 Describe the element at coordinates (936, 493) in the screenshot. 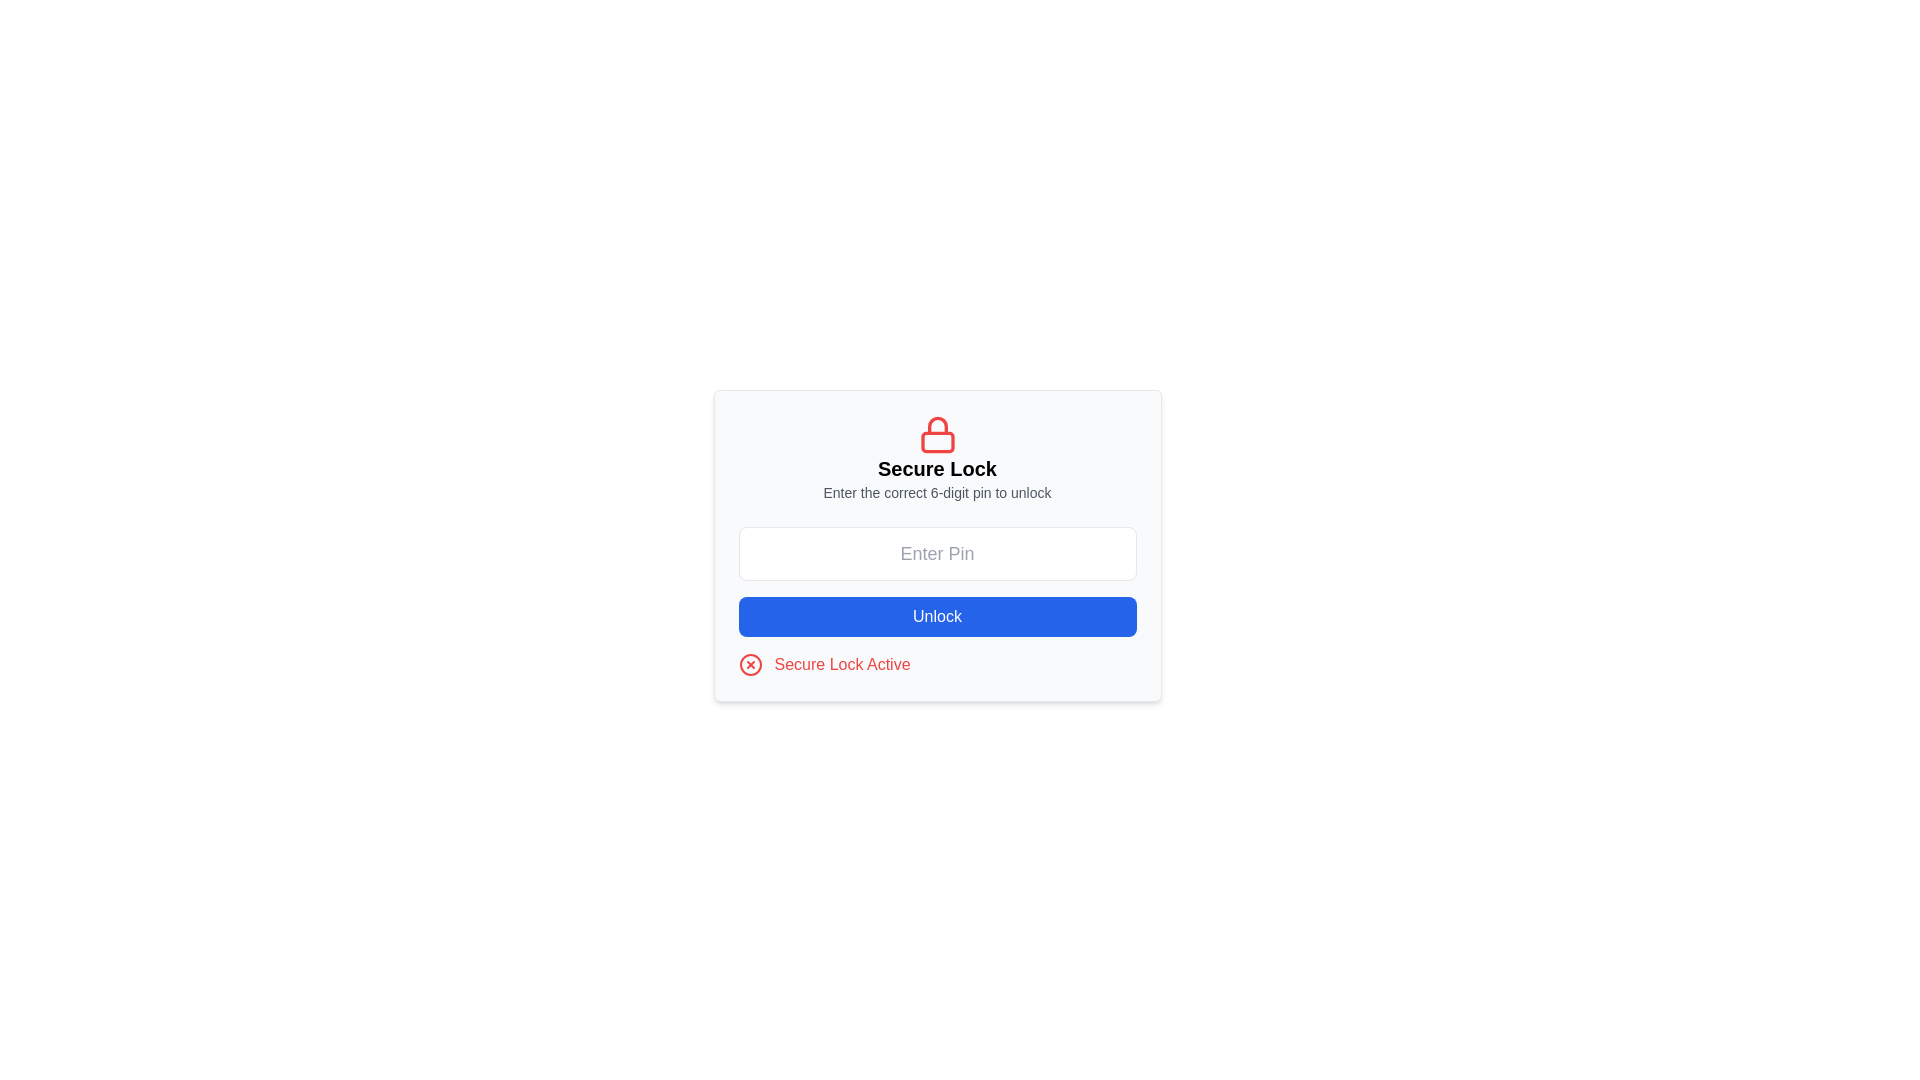

I see `the text label that reads 'Enter the correct 6-digit pin to unlock'` at that location.